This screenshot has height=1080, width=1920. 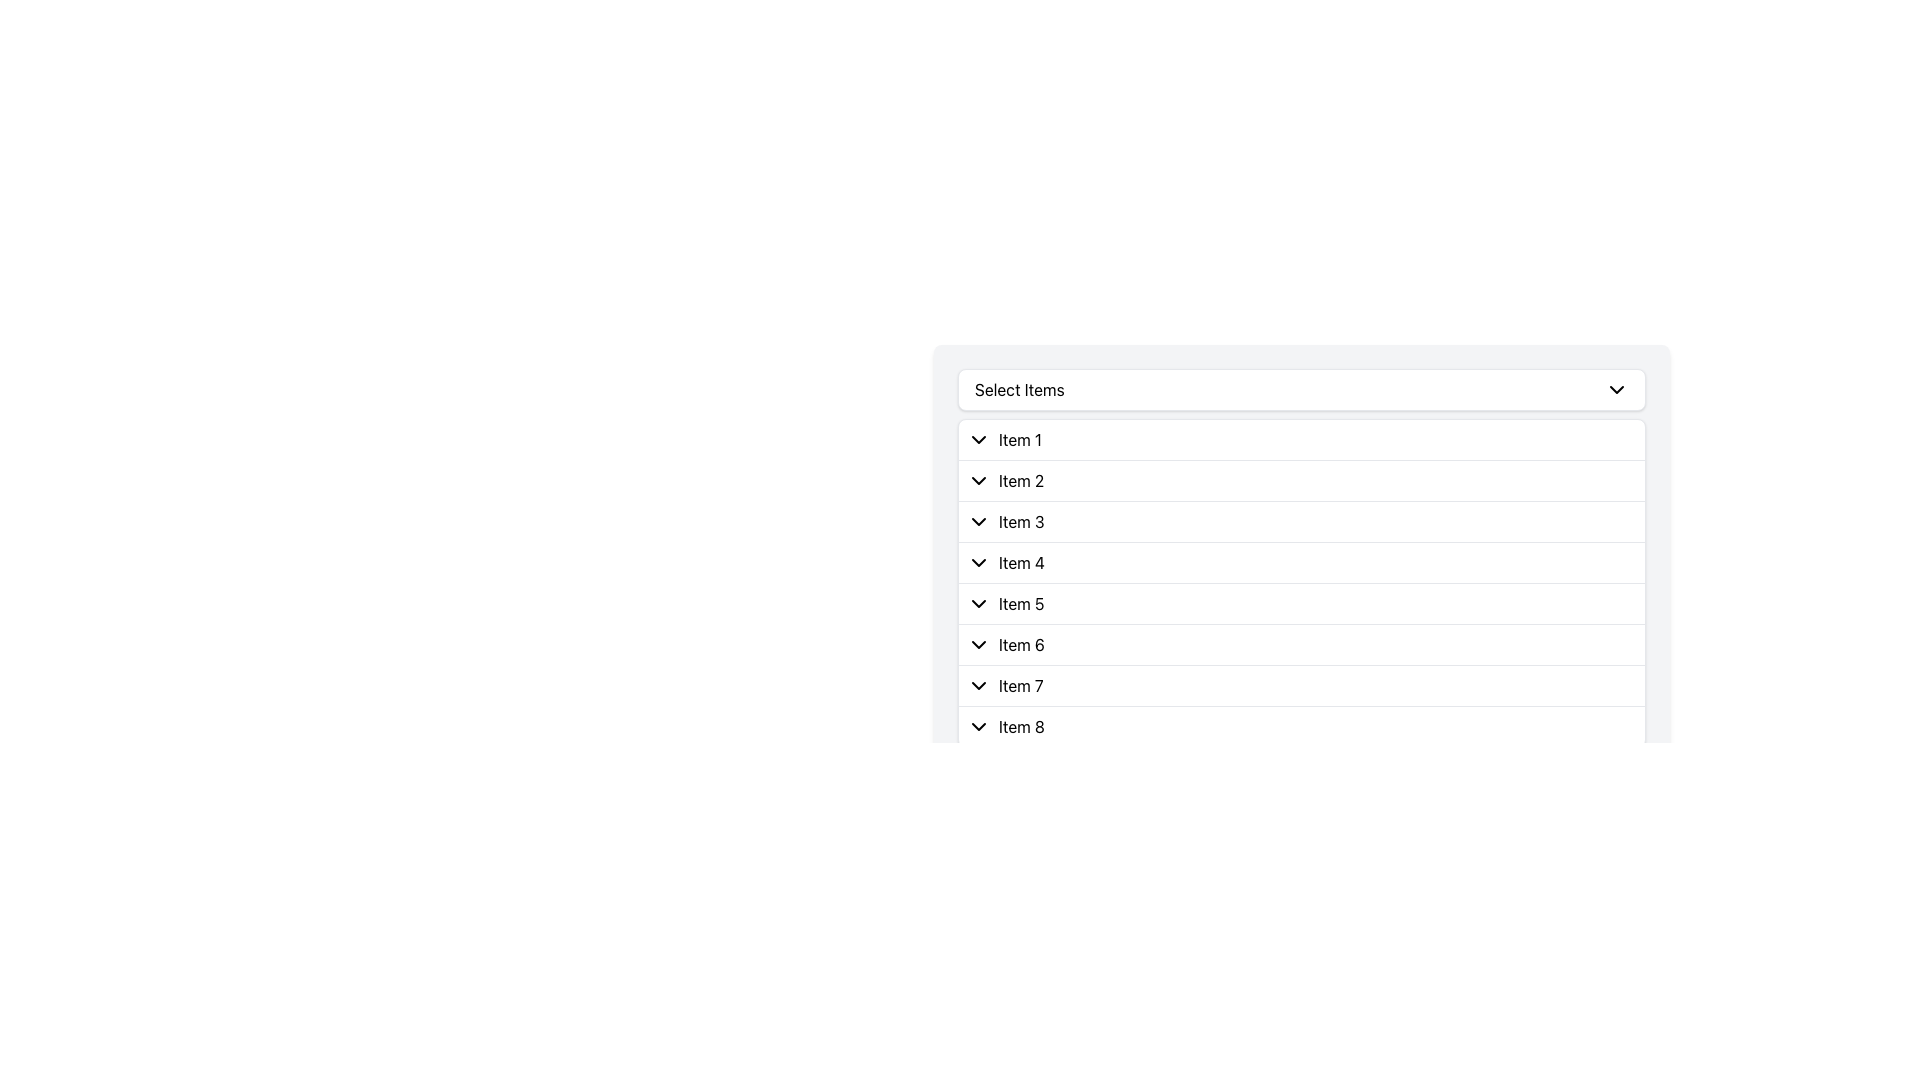 I want to click on the 'Item 6' text label within the dropdown list, so click(x=1022, y=644).